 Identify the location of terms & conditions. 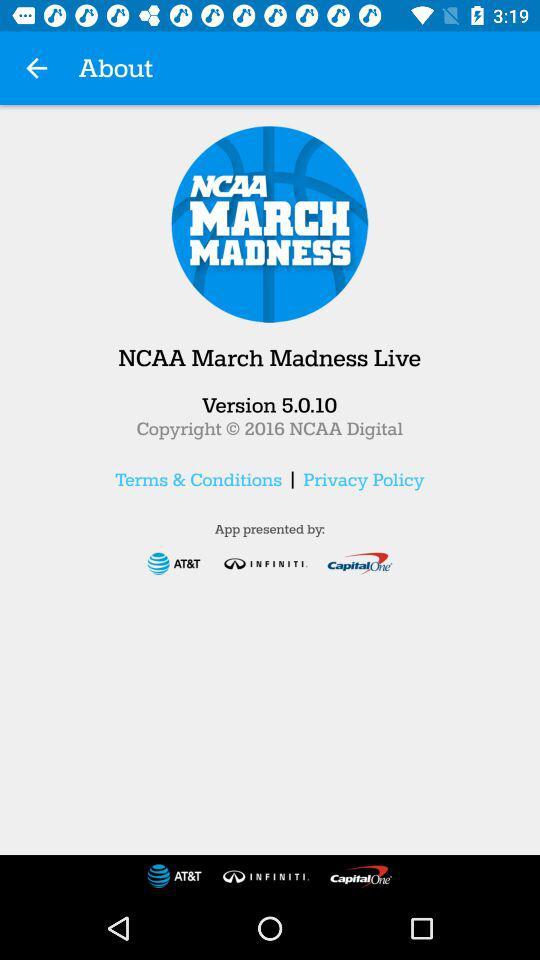
(198, 479).